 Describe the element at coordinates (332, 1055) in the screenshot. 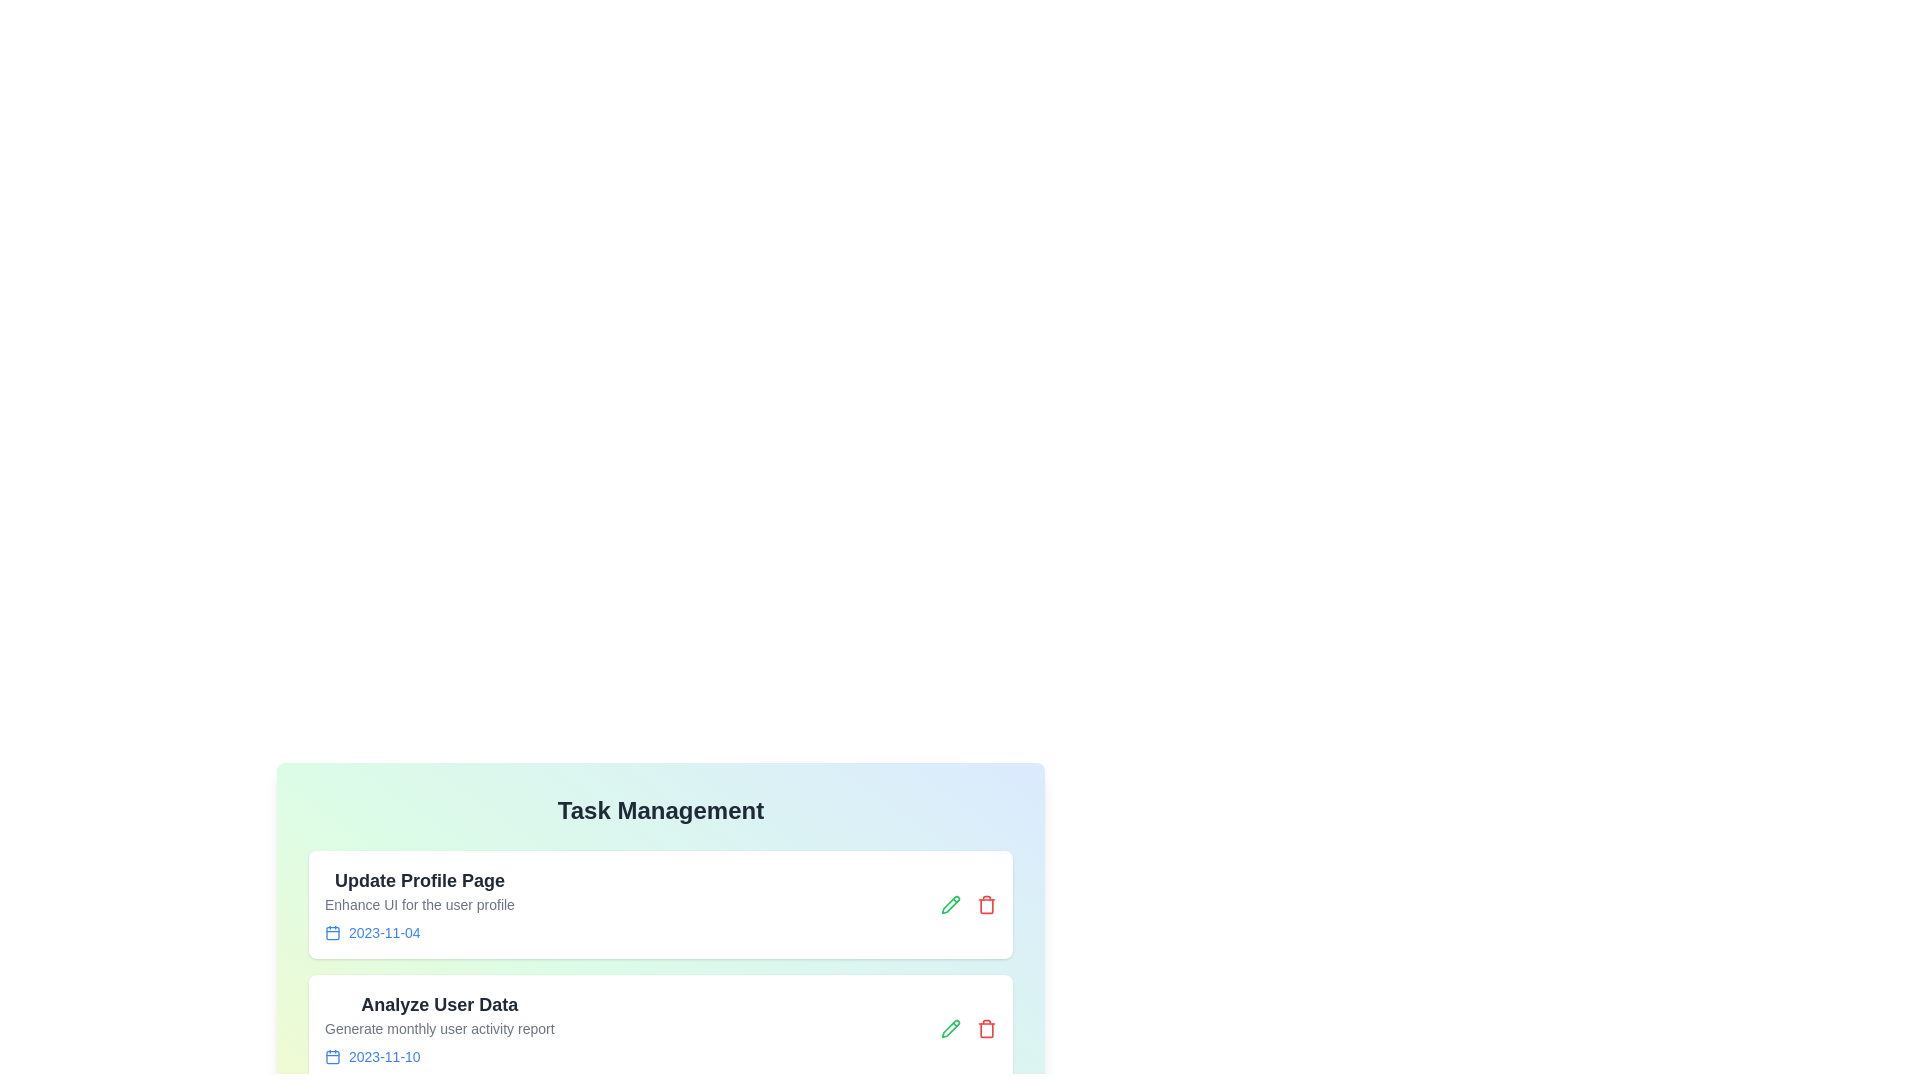

I see `the calendar icon for the task titled 'Analyze User Data'` at that location.